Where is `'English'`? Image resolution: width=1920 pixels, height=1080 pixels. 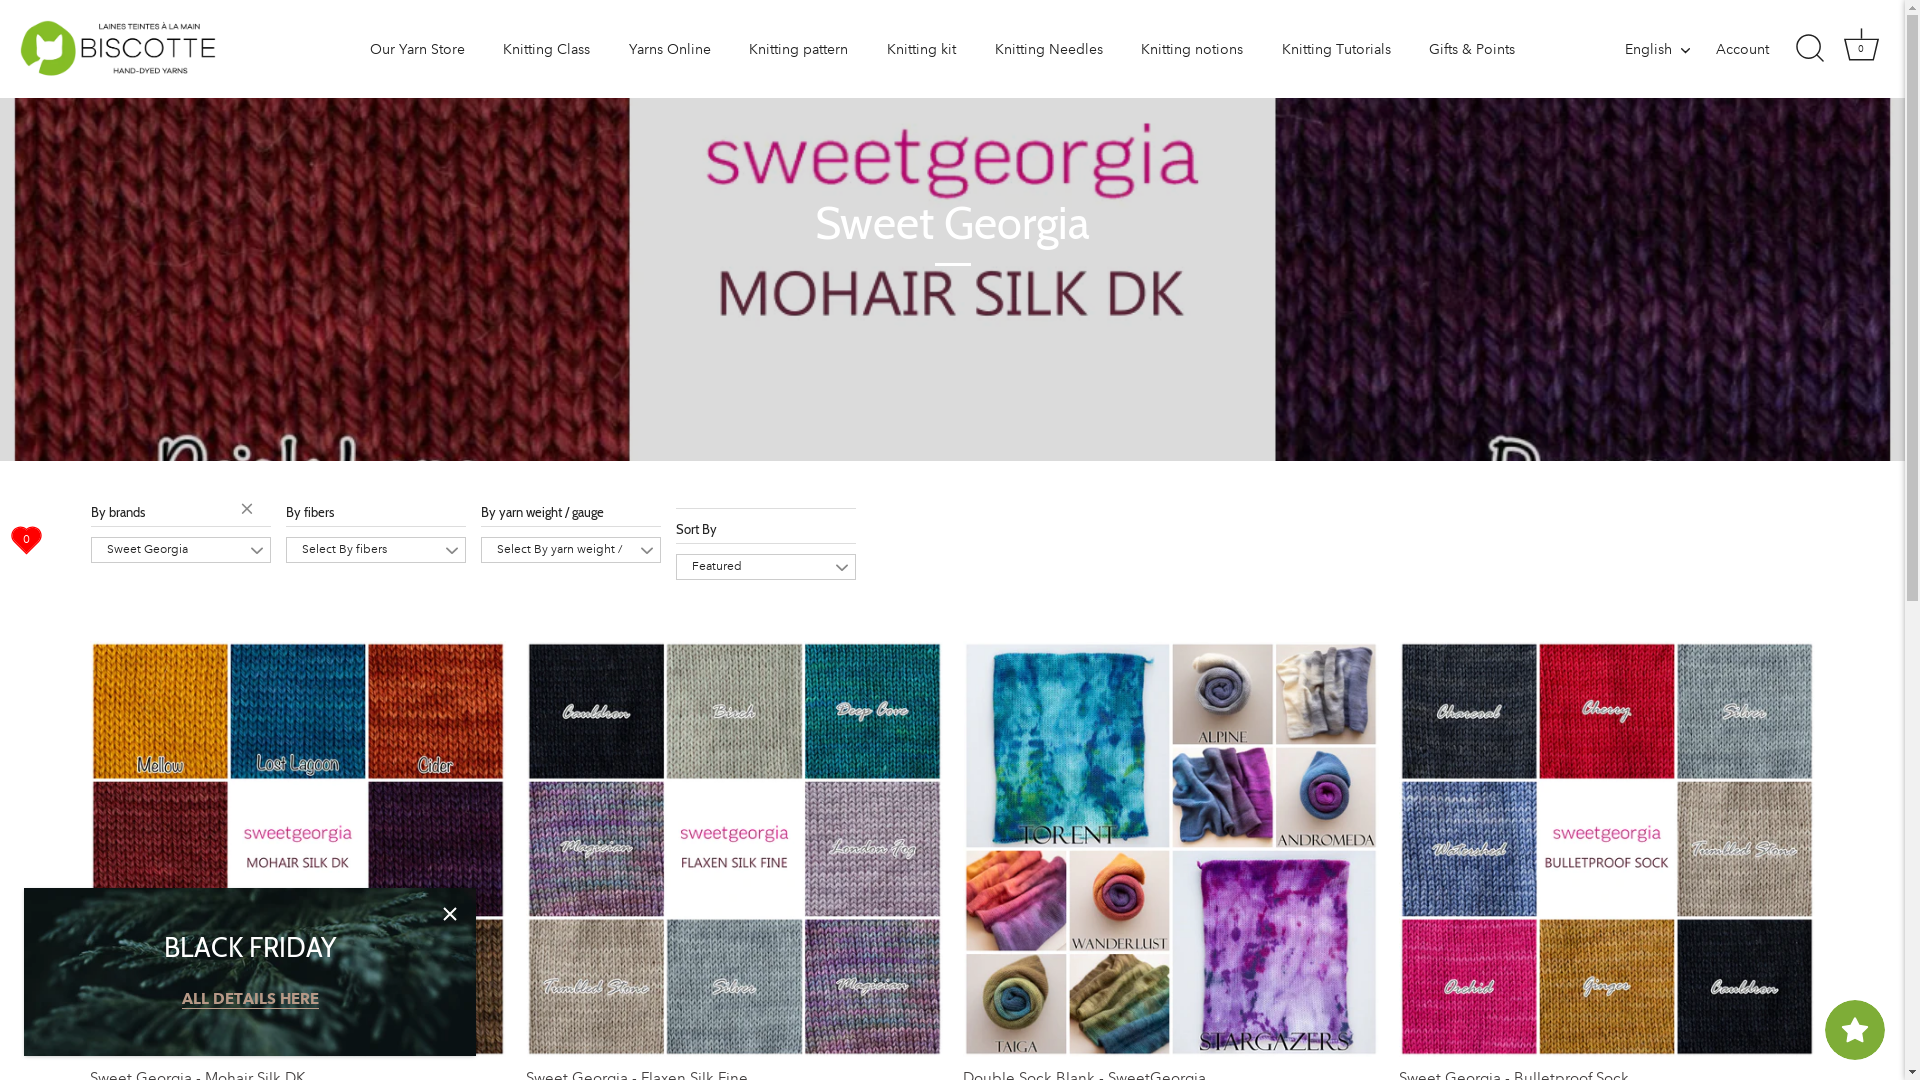
'English' is located at coordinates (1625, 48).